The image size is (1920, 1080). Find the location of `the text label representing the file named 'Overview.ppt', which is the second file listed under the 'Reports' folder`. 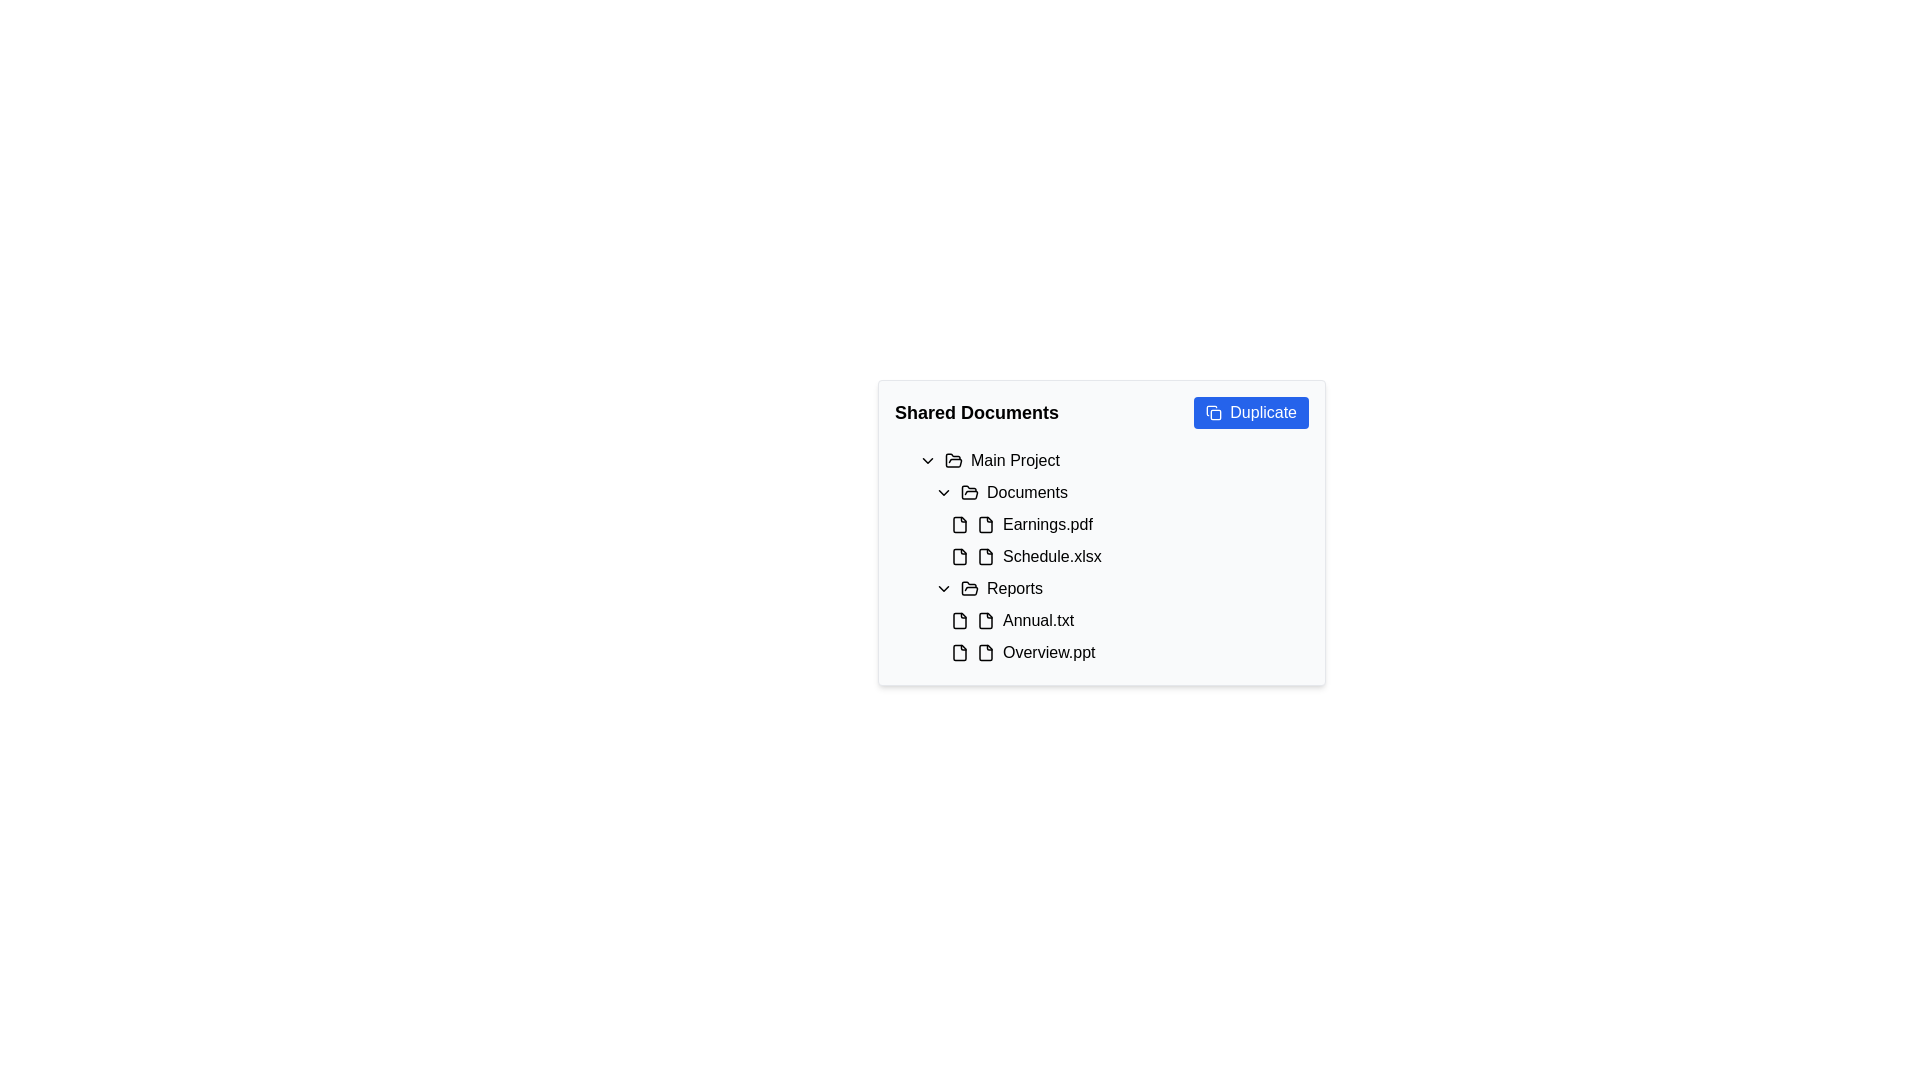

the text label representing the file named 'Overview.ppt', which is the second file listed under the 'Reports' folder is located at coordinates (1048, 652).